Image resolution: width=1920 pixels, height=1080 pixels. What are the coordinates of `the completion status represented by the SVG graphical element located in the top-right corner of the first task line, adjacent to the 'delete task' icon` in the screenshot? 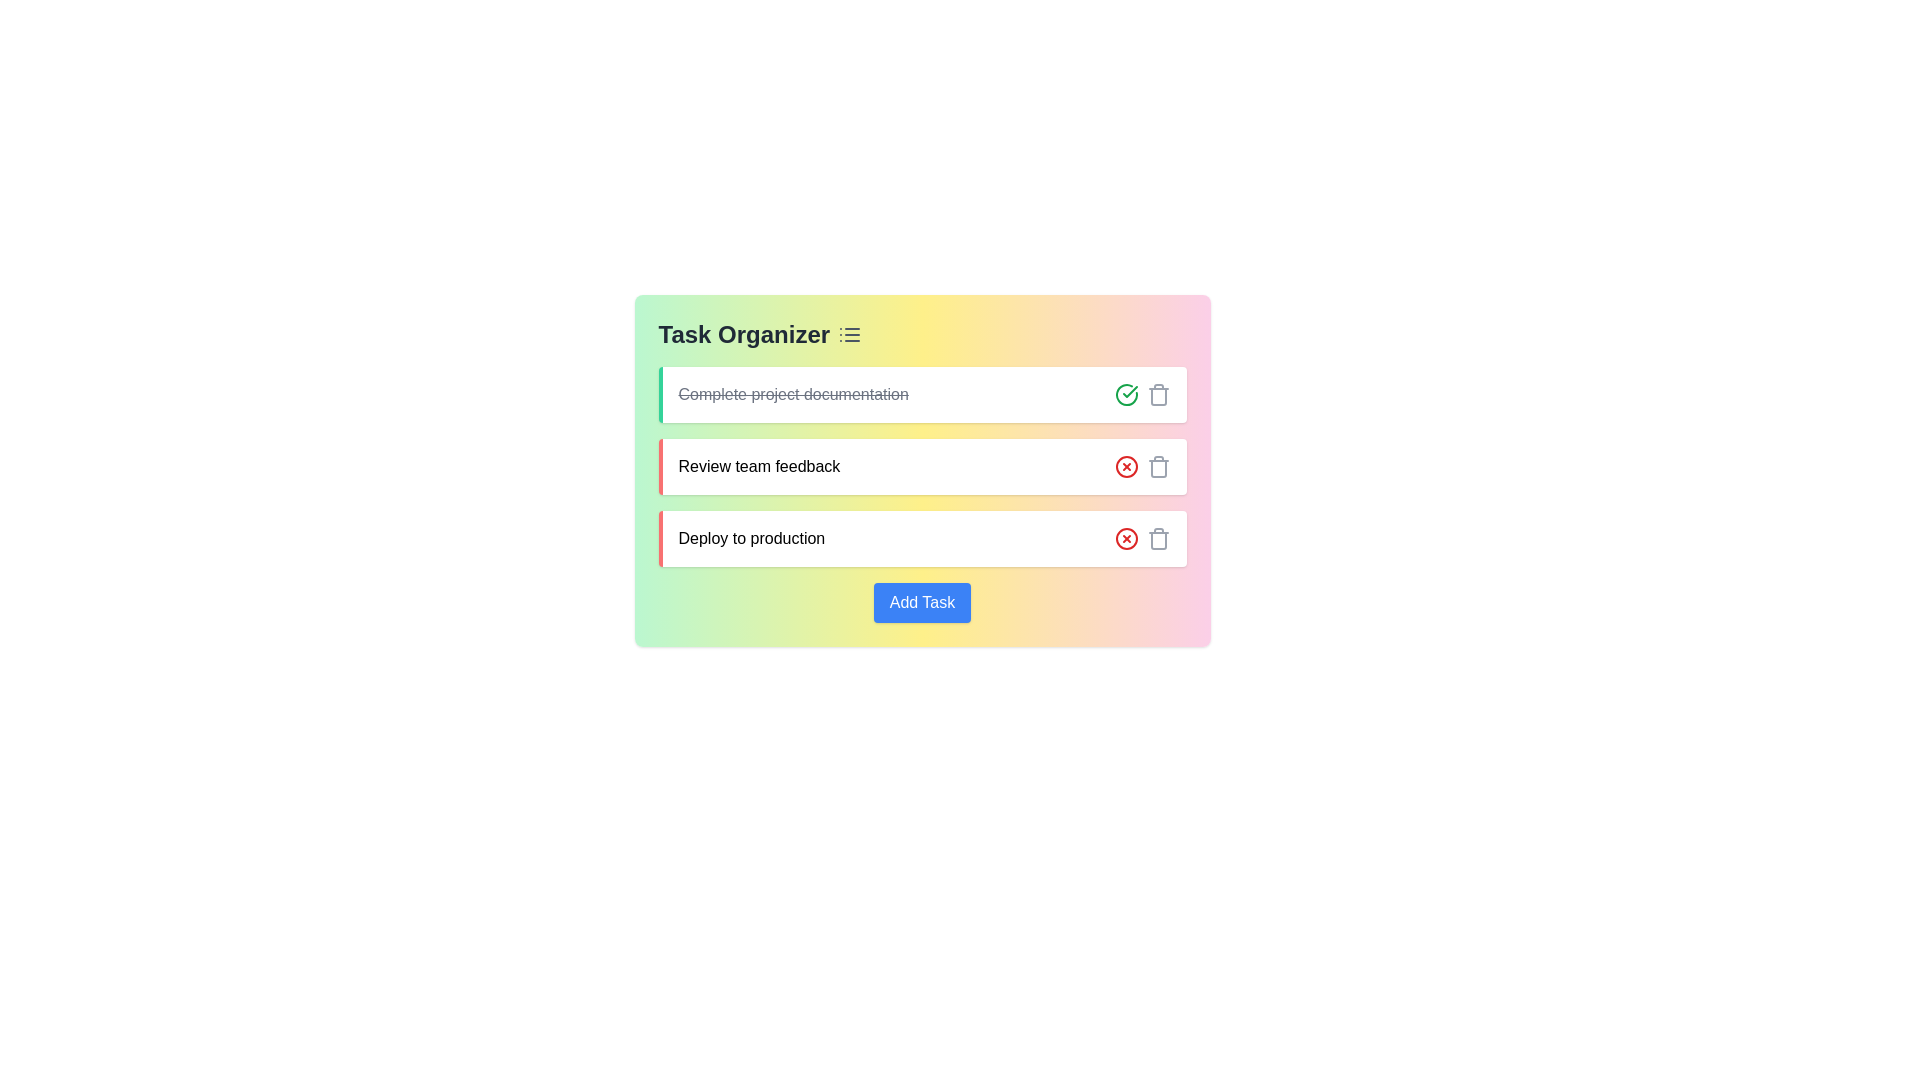 It's located at (1126, 394).